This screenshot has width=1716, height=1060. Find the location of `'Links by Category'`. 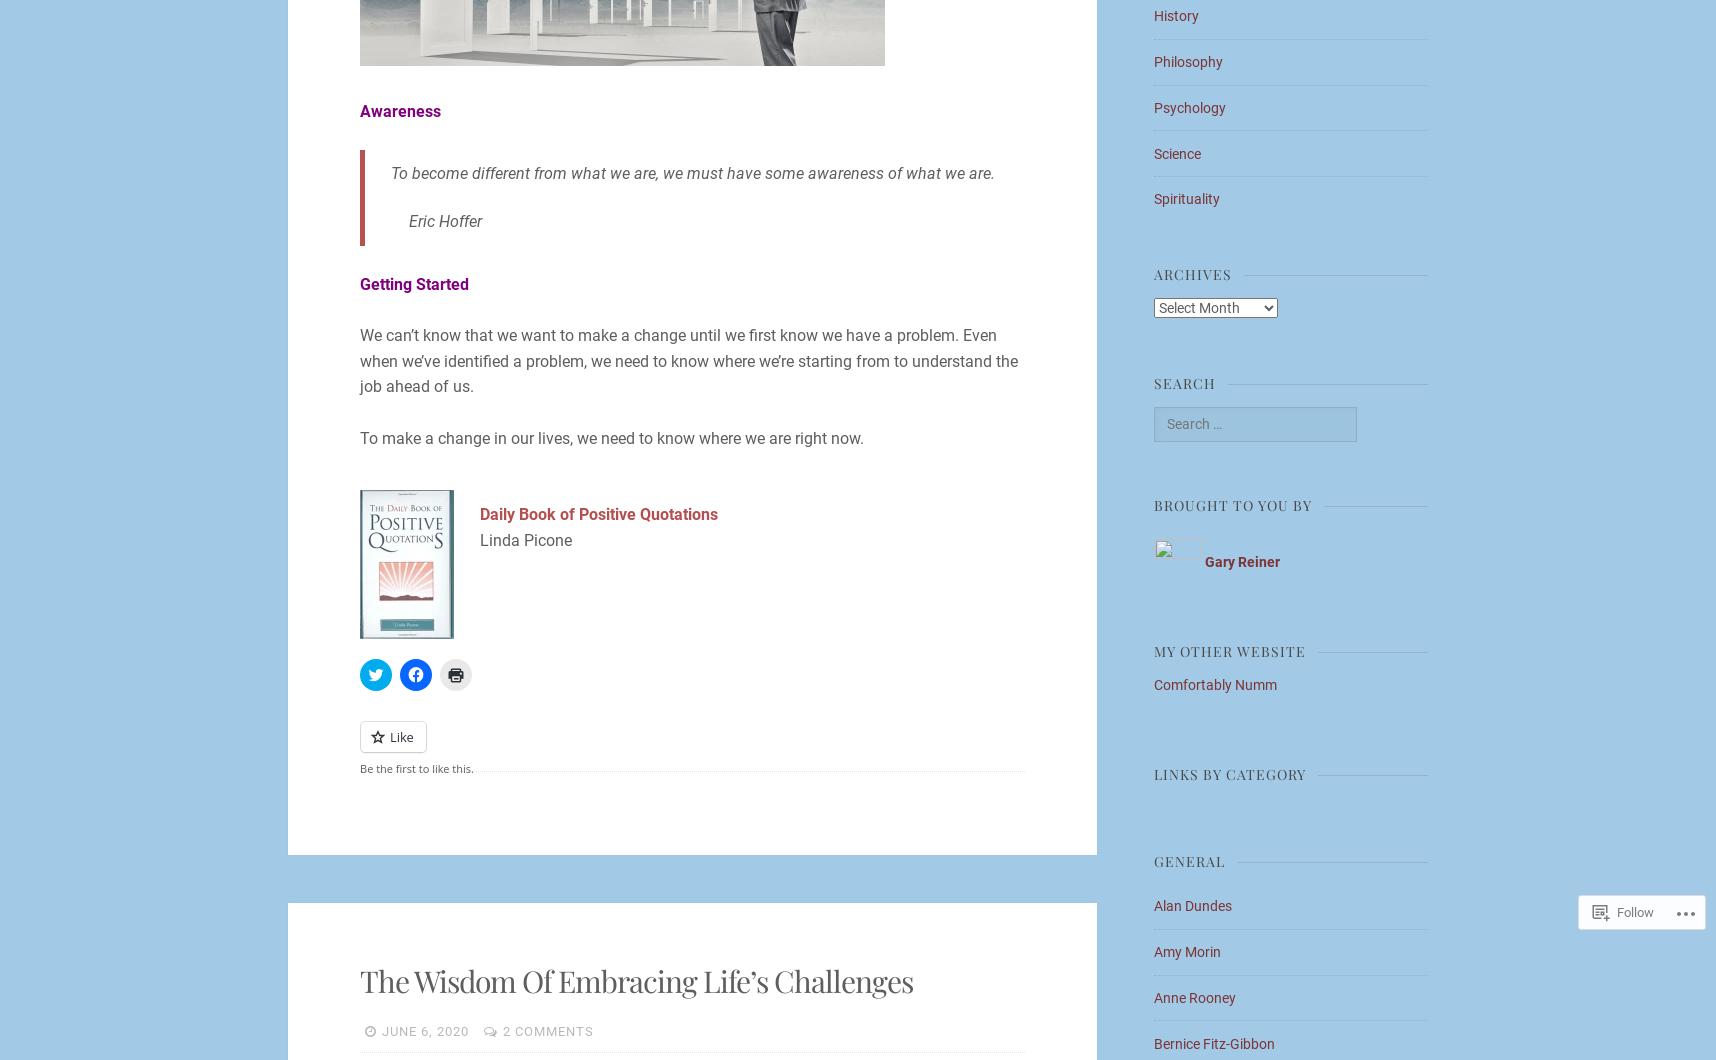

'Links by Category' is located at coordinates (1153, 772).